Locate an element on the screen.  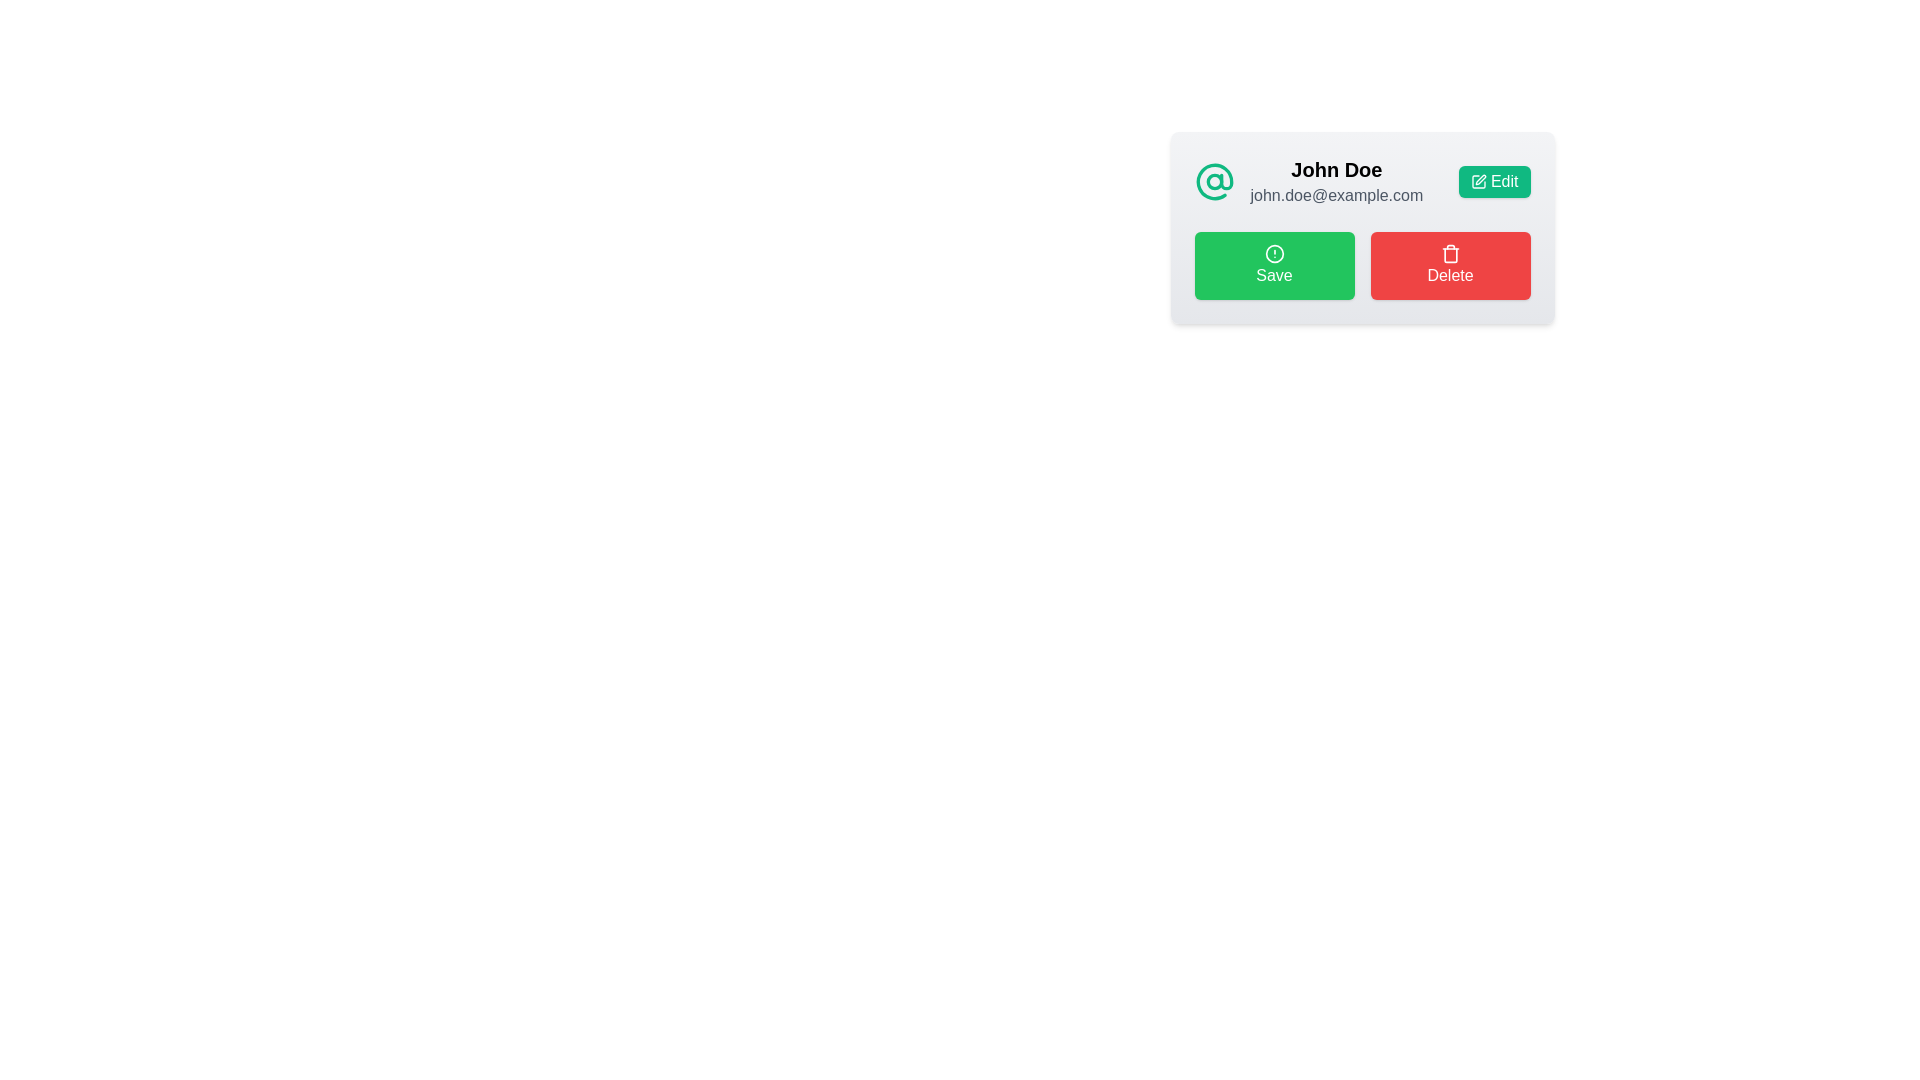
the edit button located in the top-right corner adjacent to 'John Doe' and 'john.doe@example.com' to initiate the edit action is located at coordinates (1493, 181).